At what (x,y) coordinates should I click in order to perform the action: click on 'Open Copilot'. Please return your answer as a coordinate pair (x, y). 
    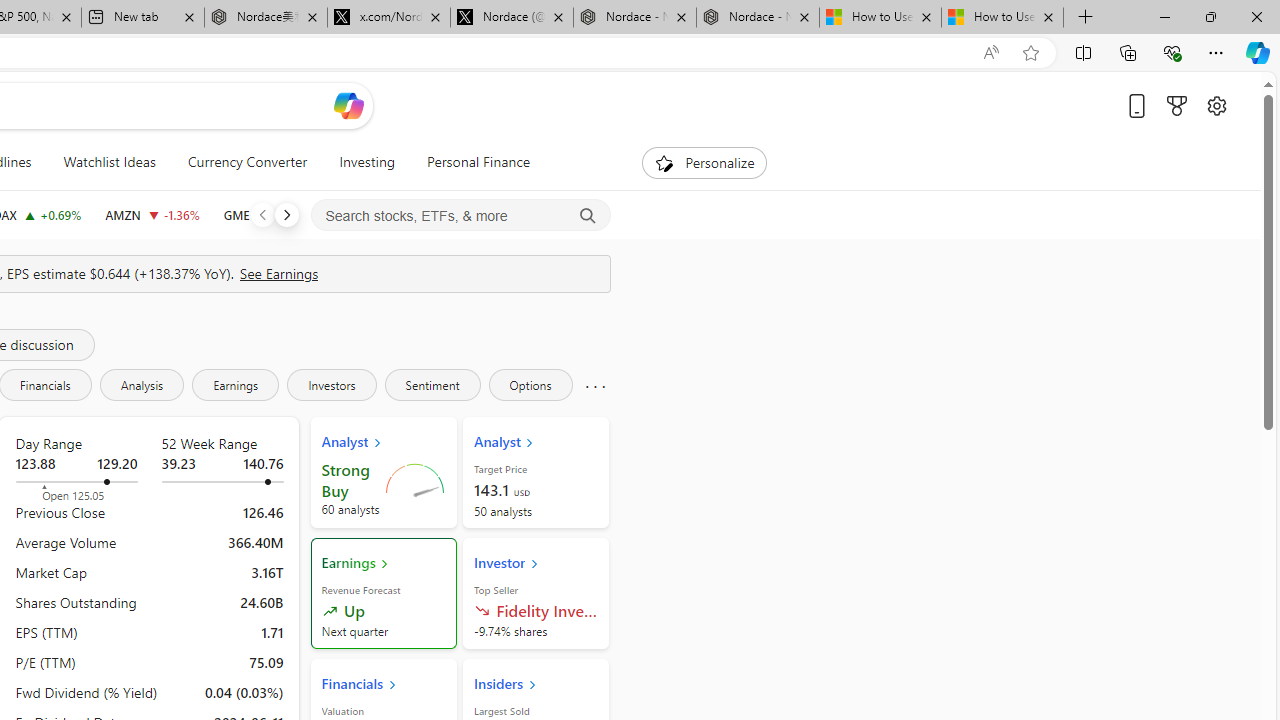
    Looking at the image, I should click on (348, 105).